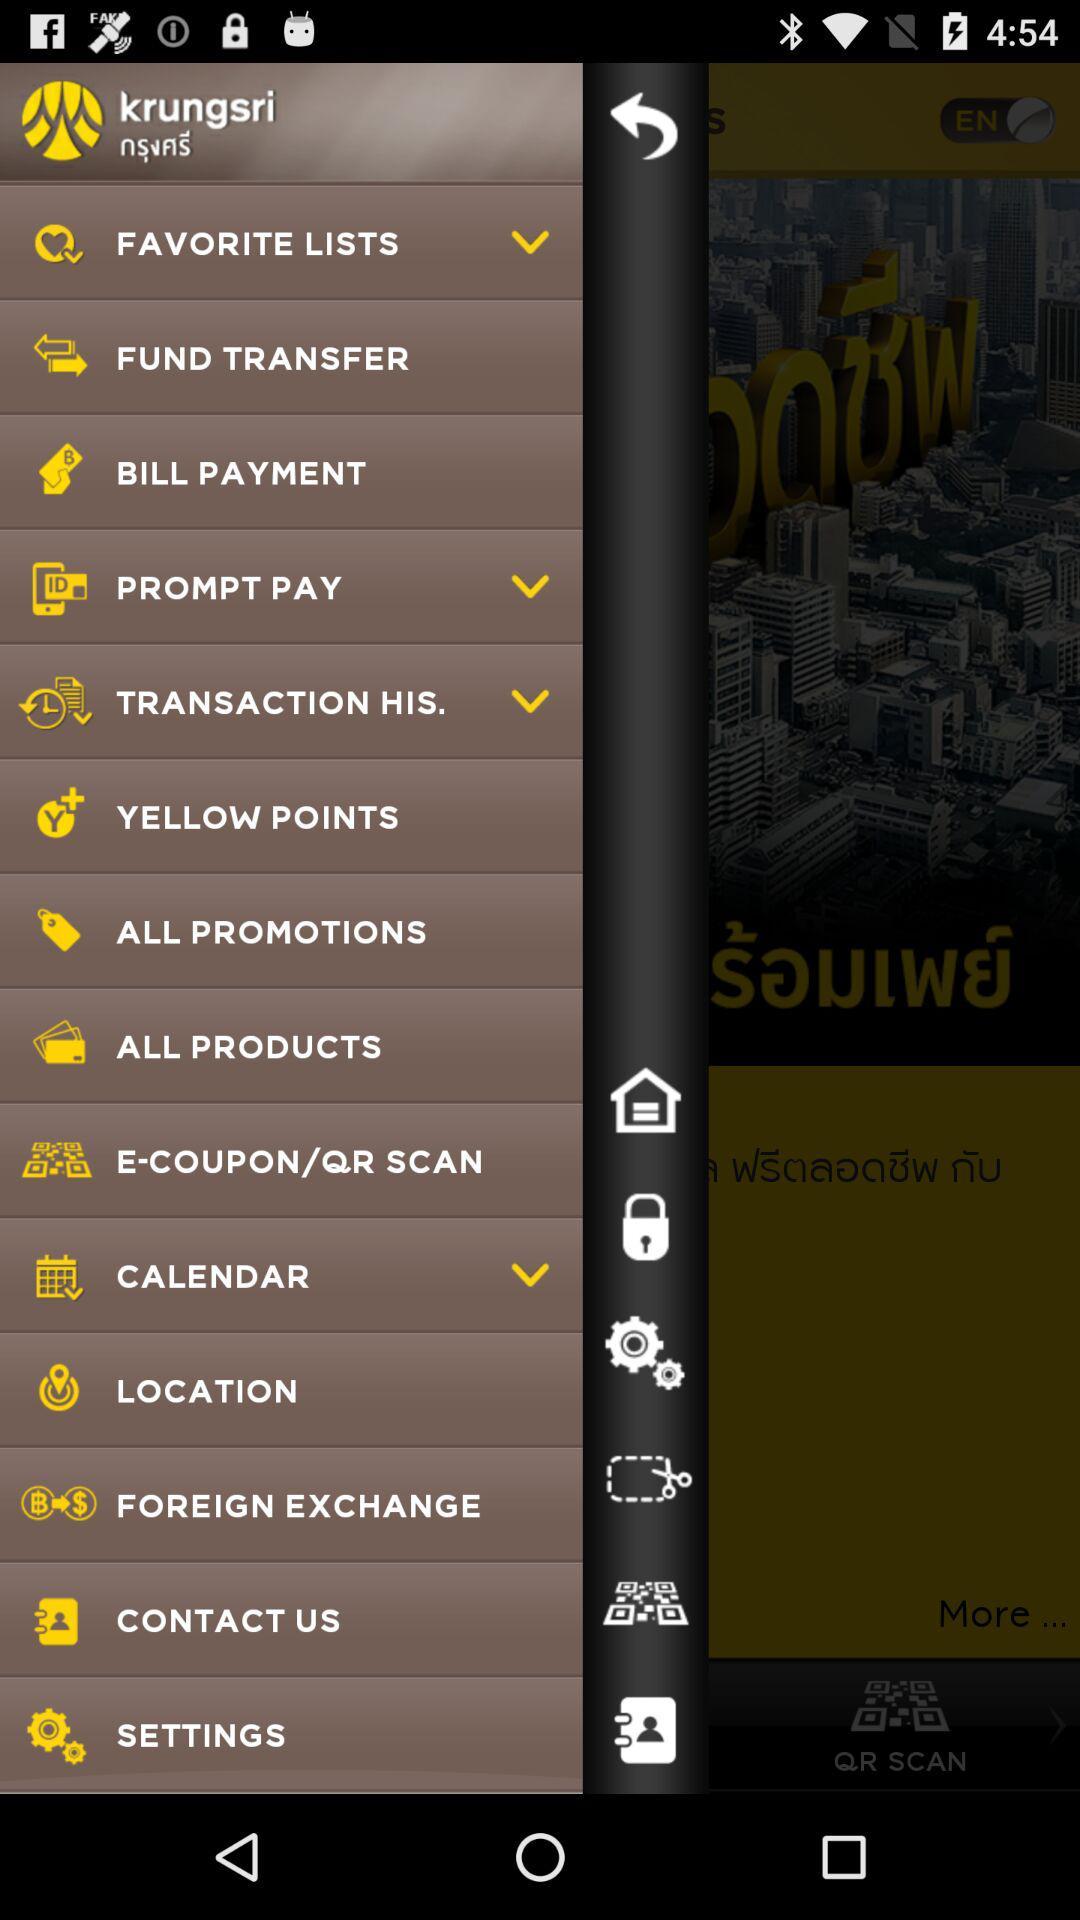 This screenshot has height=1920, width=1080. What do you see at coordinates (645, 1226) in the screenshot?
I see `passwords and security options` at bounding box center [645, 1226].